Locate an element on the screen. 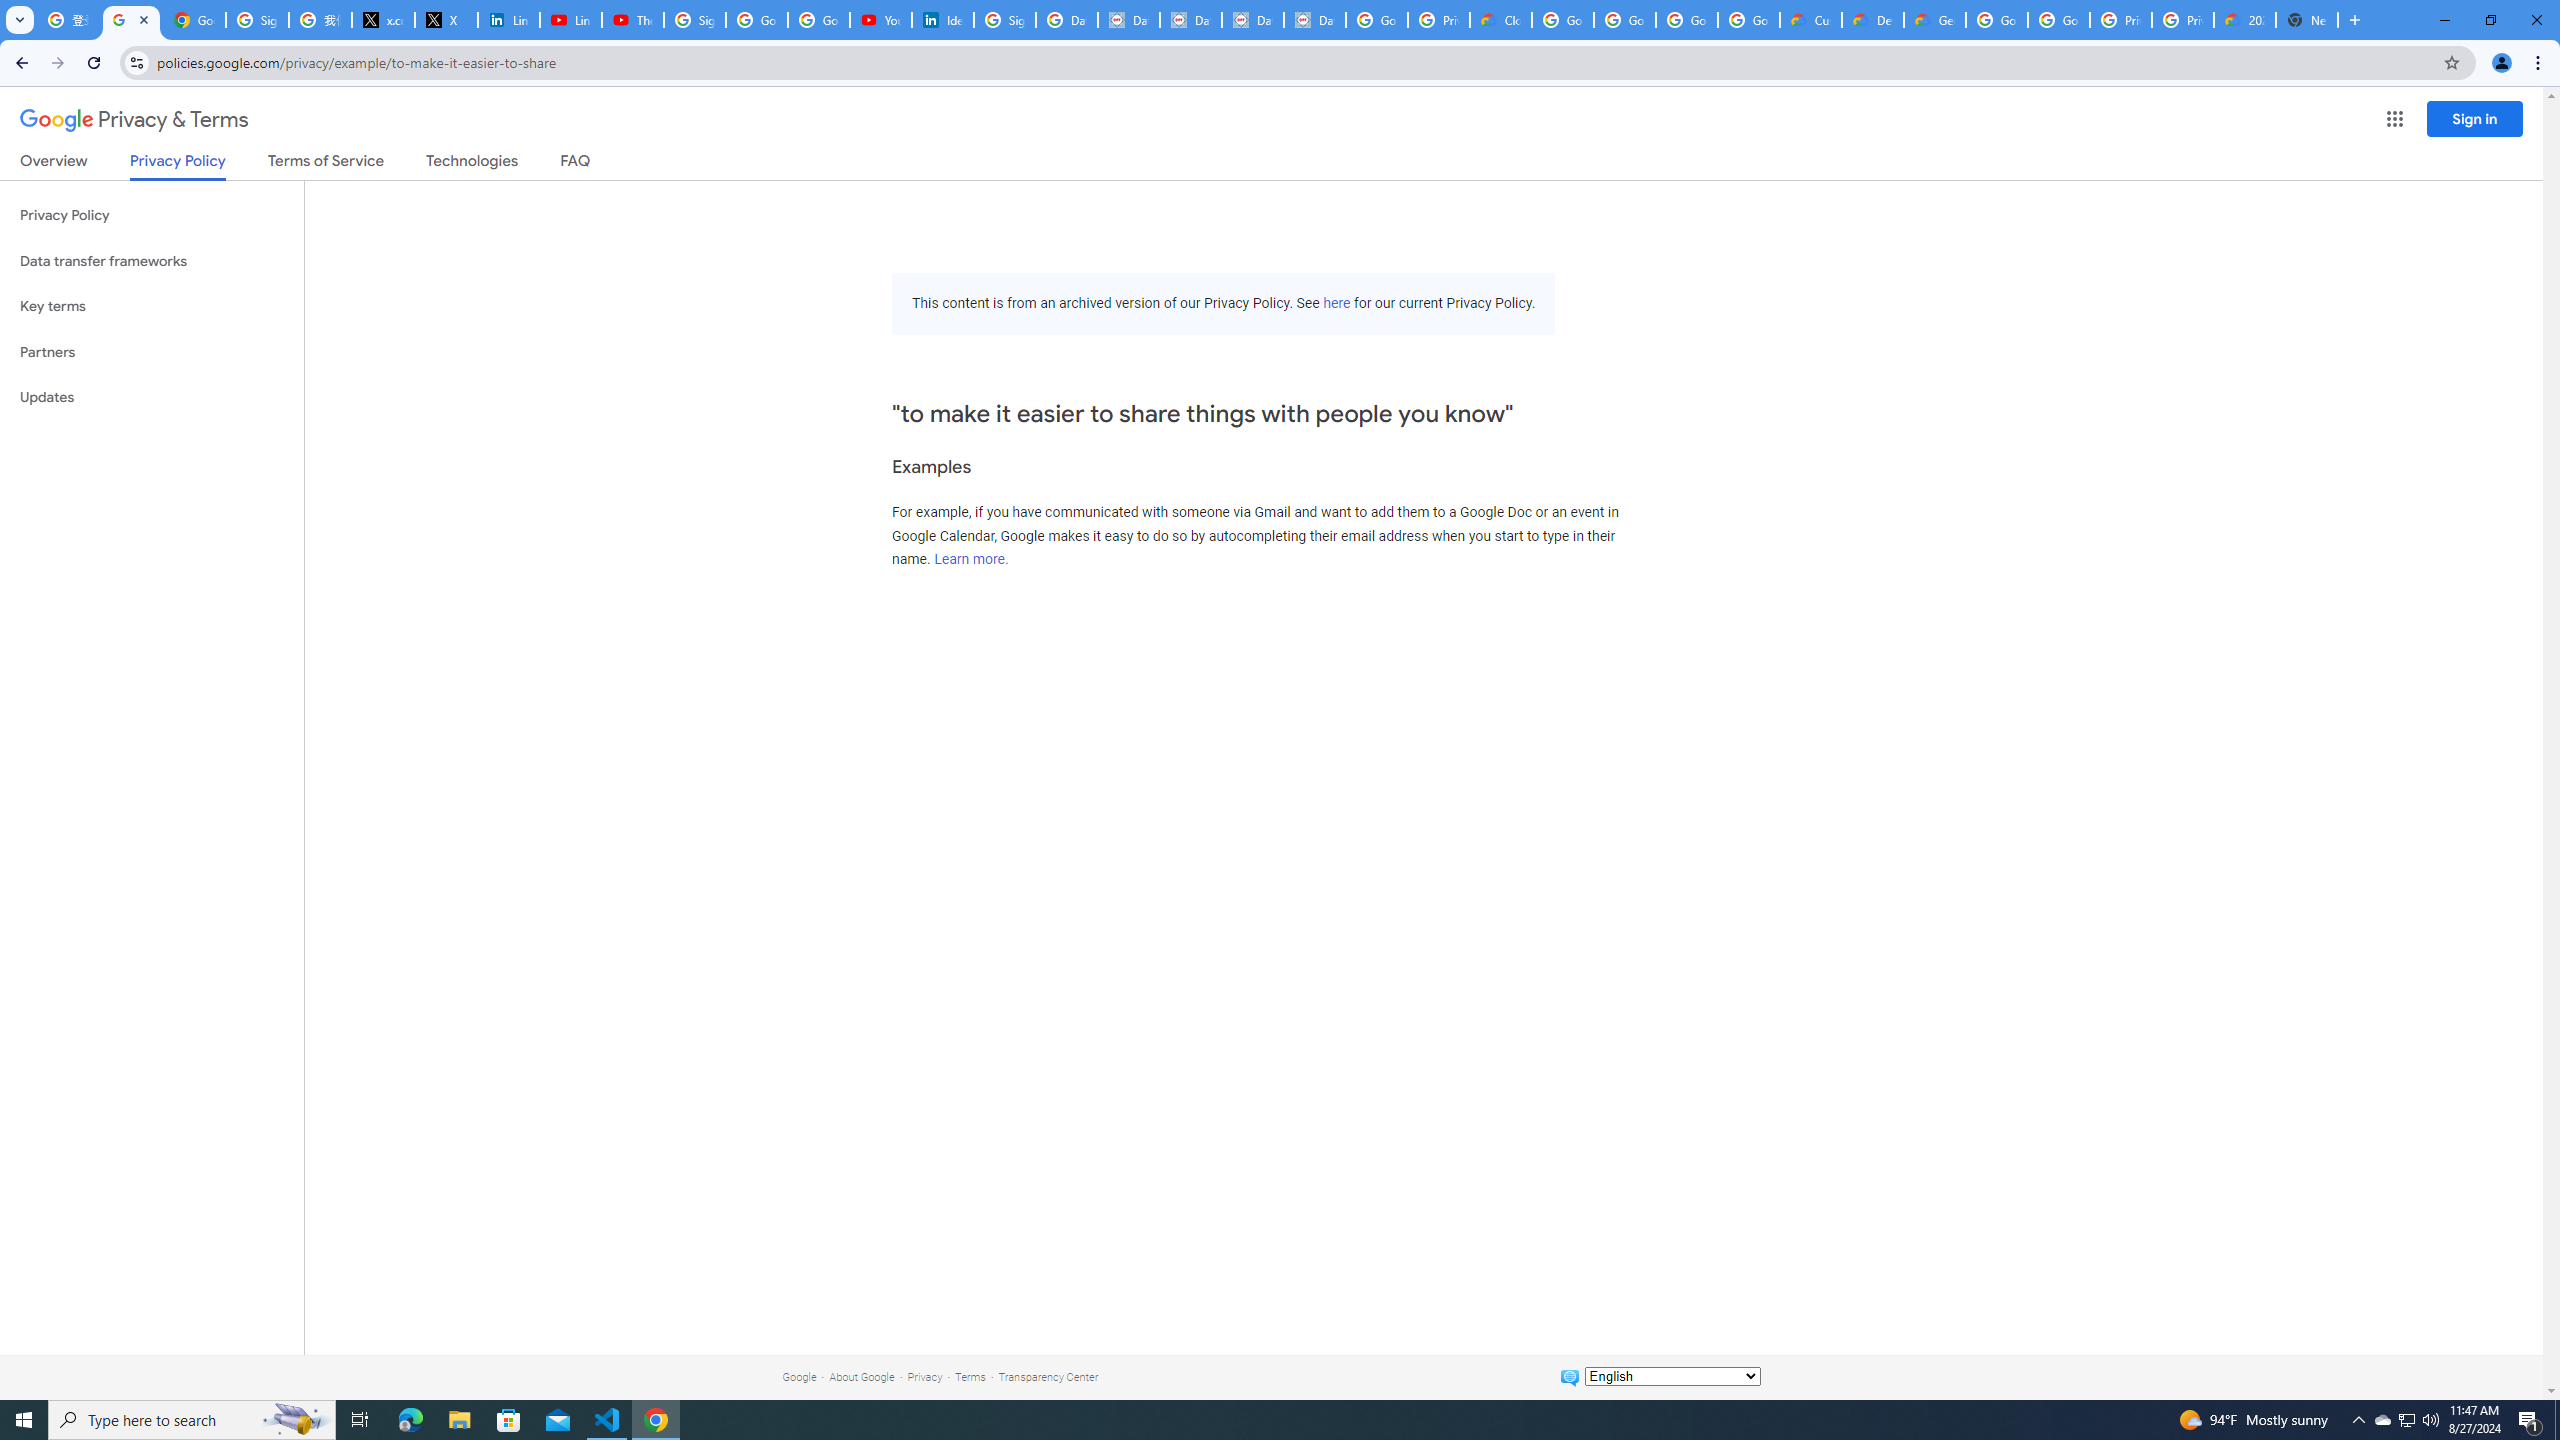 This screenshot has height=1440, width=2560. 'LinkedIn - YouTube' is located at coordinates (570, 19).